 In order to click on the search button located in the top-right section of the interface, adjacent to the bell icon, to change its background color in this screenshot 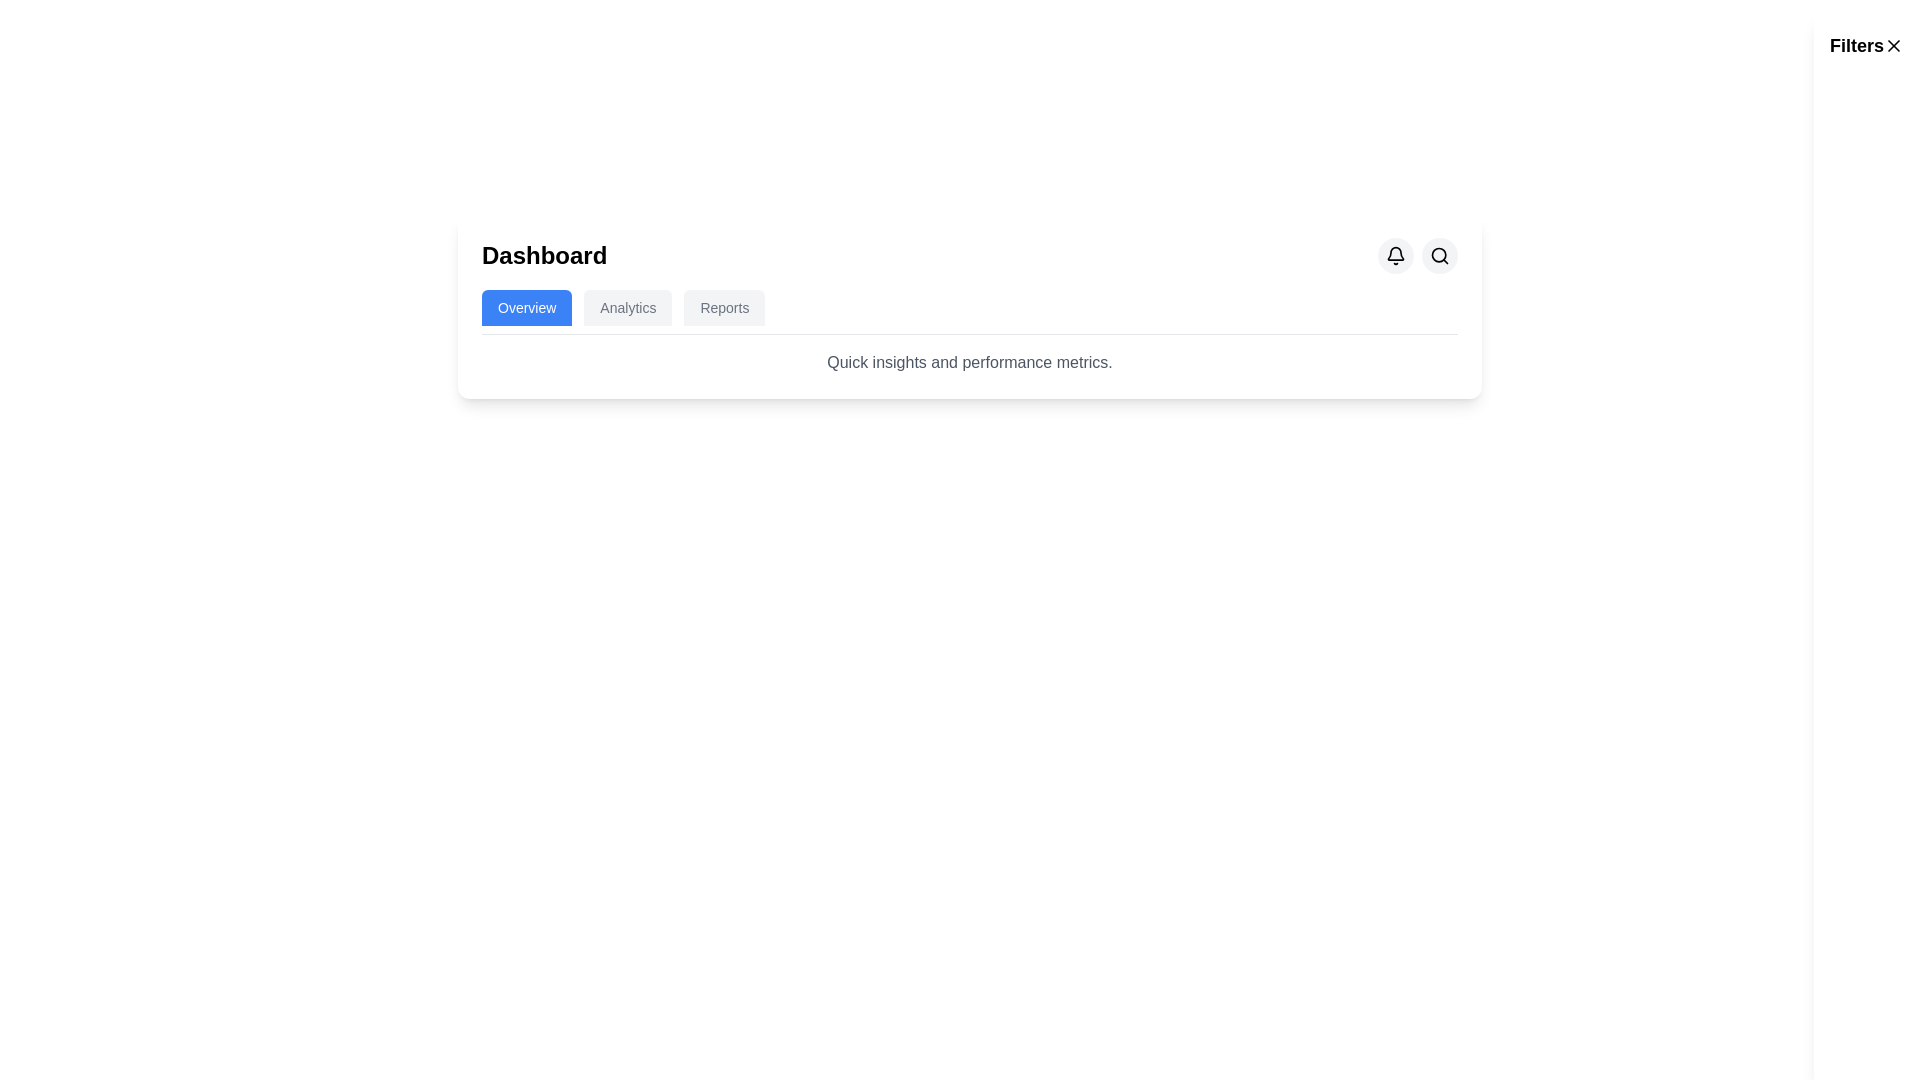, I will do `click(1440, 254)`.